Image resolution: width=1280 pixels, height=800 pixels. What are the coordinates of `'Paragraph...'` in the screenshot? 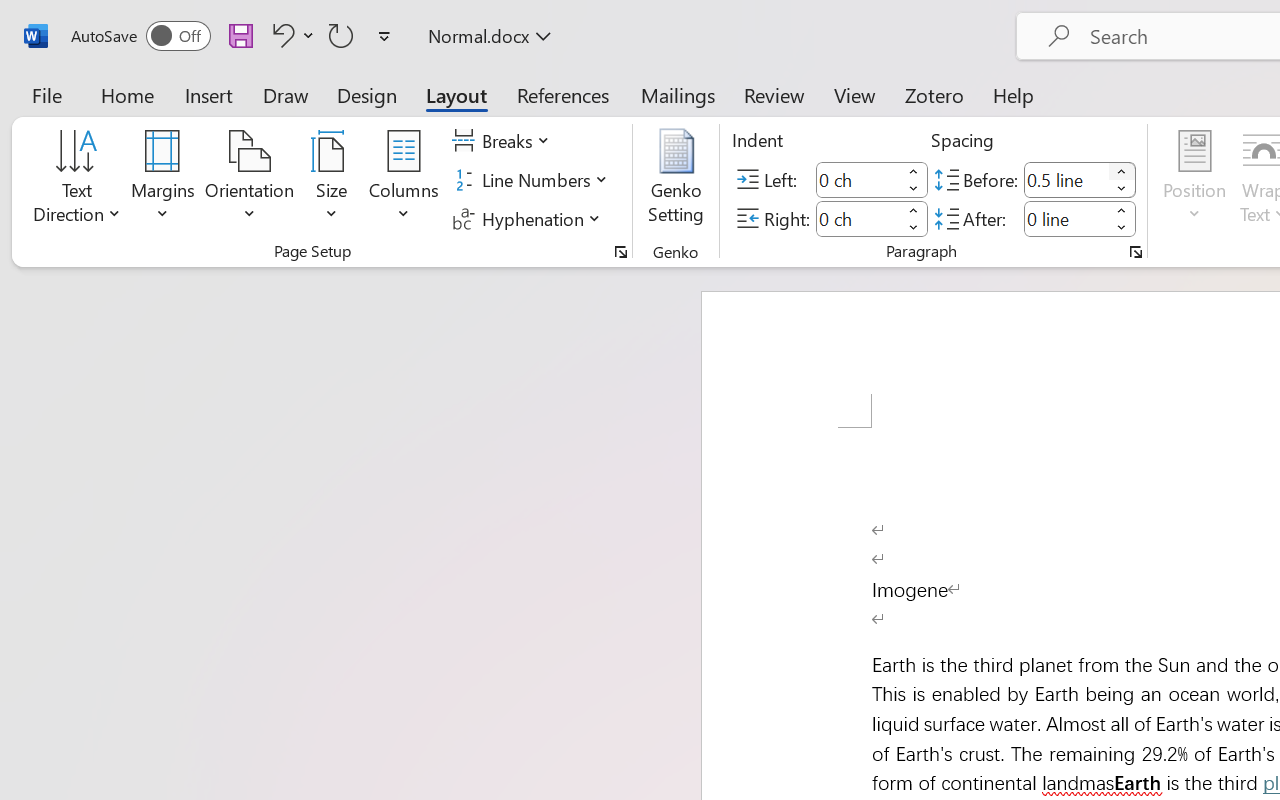 It's located at (1136, 251).